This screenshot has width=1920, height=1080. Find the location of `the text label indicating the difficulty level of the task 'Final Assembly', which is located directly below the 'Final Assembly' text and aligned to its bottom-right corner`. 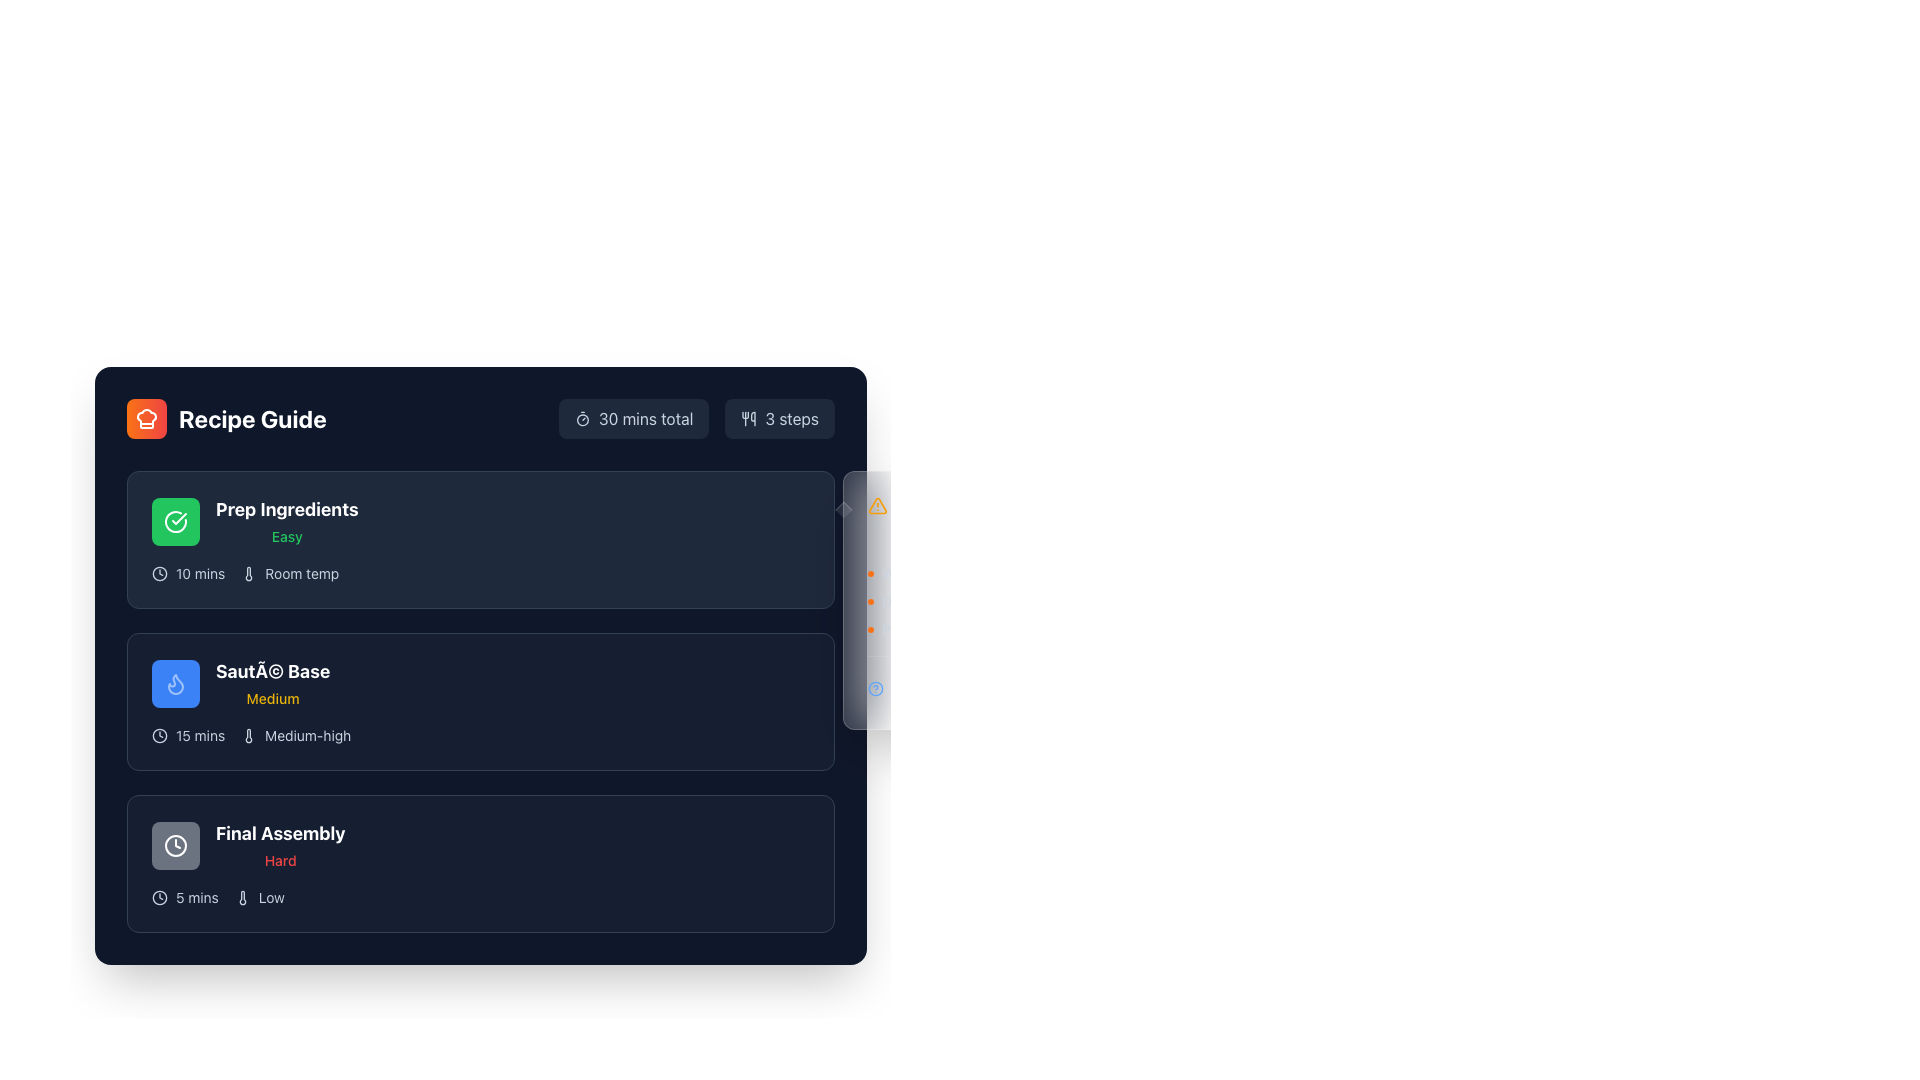

the text label indicating the difficulty level of the task 'Final Assembly', which is located directly below the 'Final Assembly' text and aligned to its bottom-right corner is located at coordinates (279, 859).